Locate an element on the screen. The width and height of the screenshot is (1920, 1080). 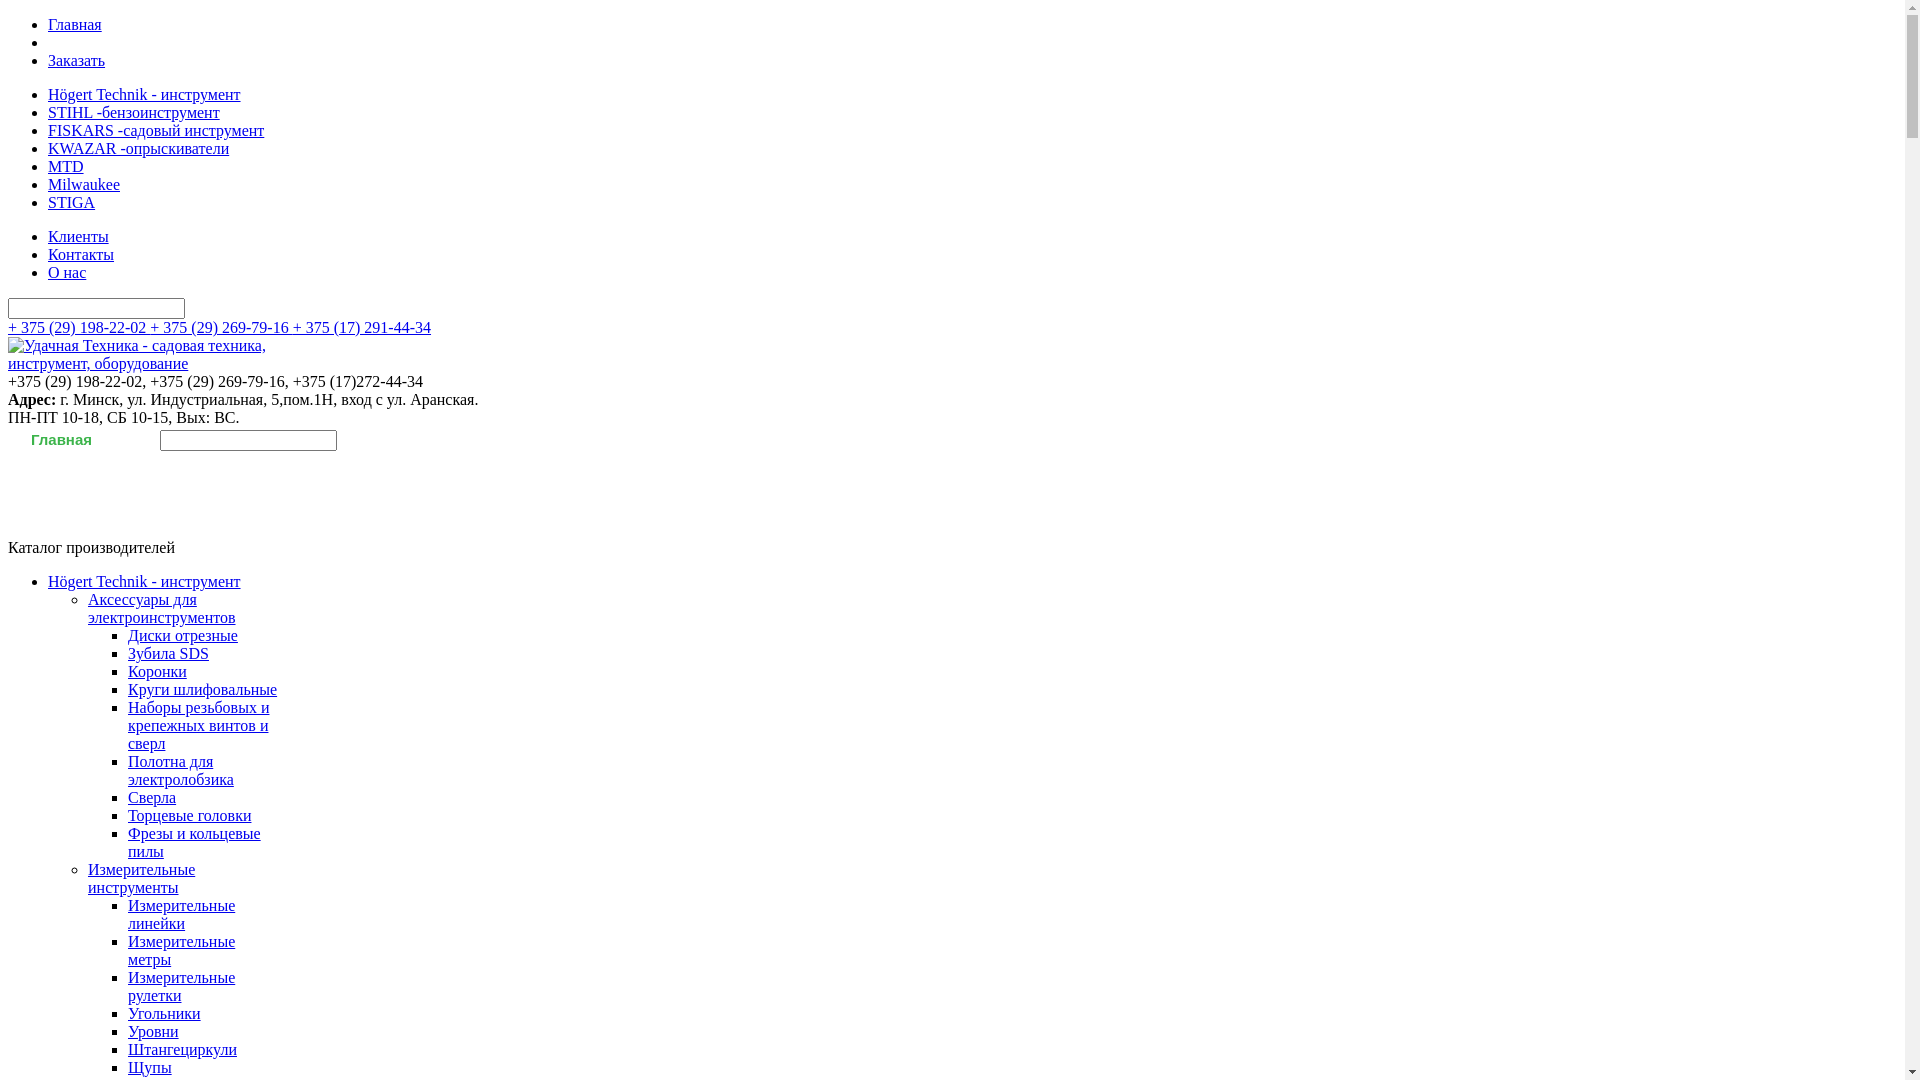
'+ 375 (29) 269-79-16' is located at coordinates (220, 326).